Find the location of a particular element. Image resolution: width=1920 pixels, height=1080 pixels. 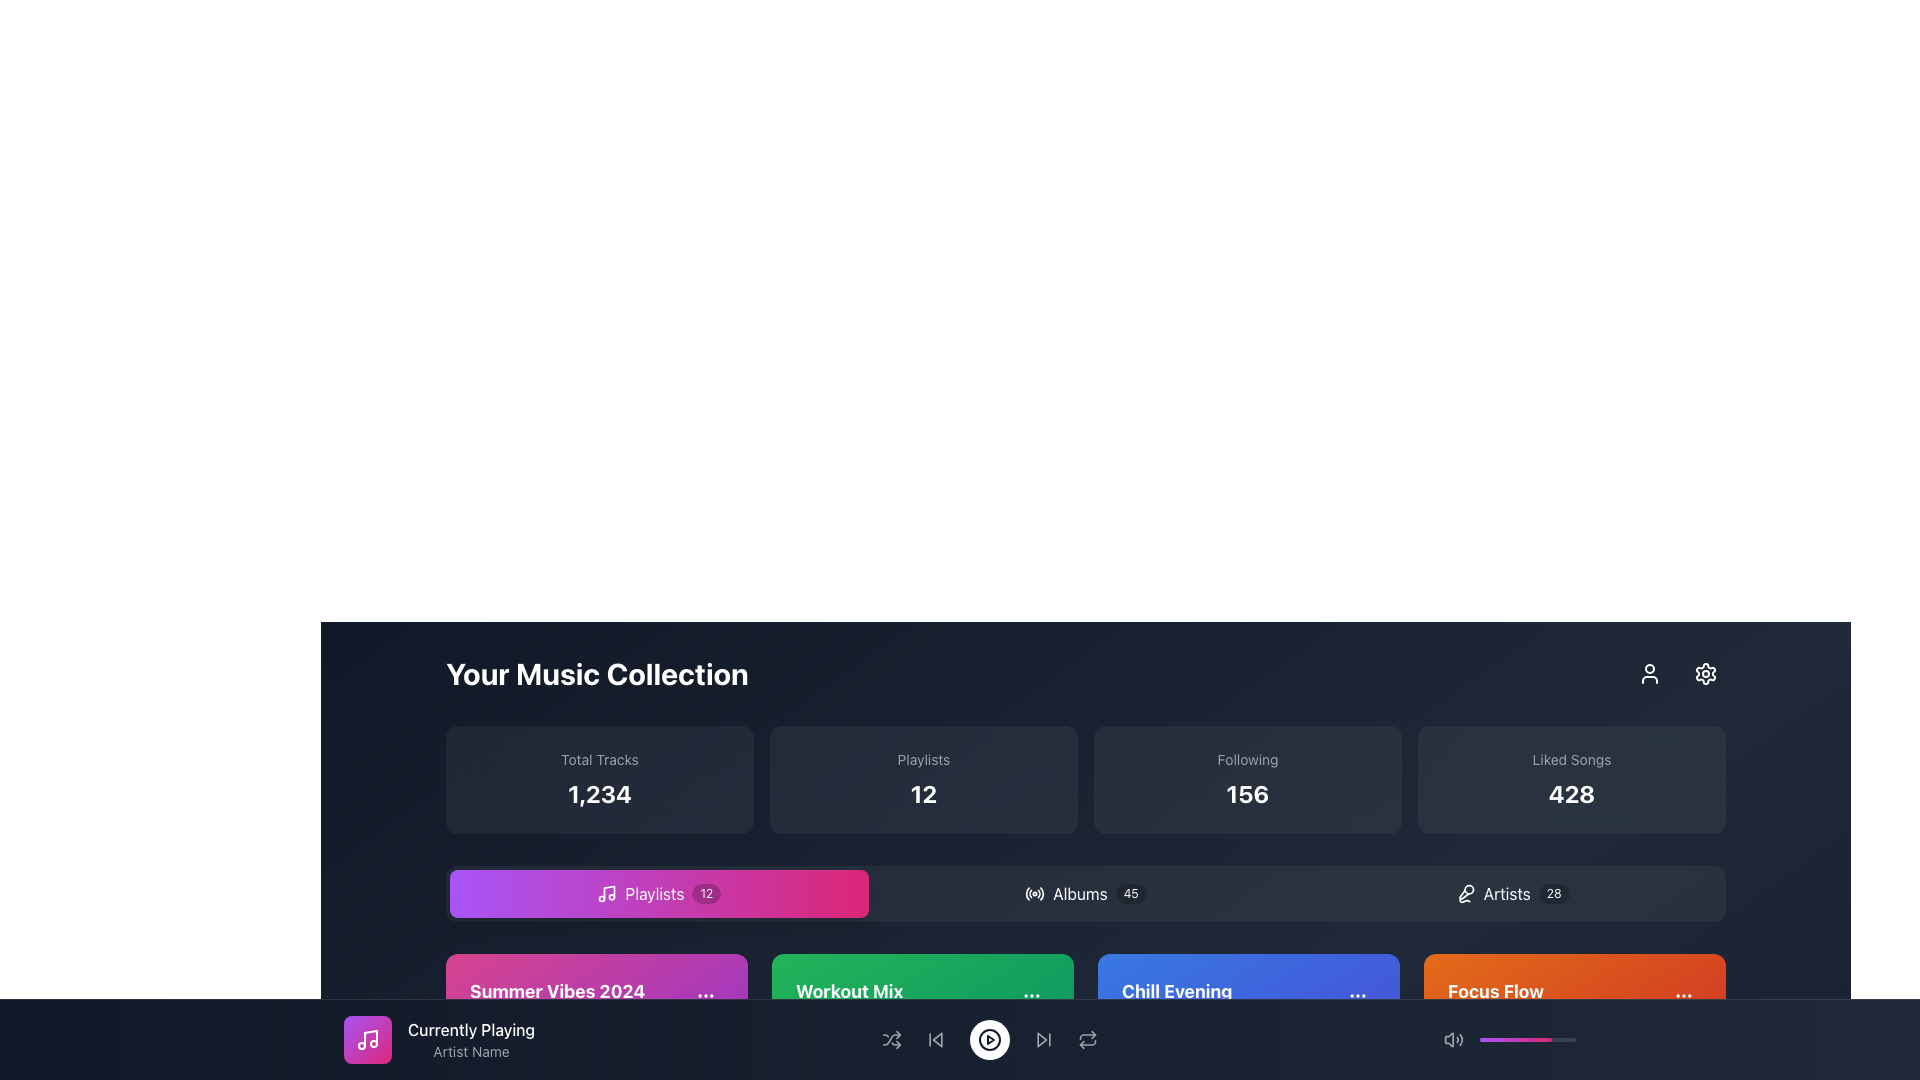

the Display badge, which is a rounded rectangle badge with a semi-transparent black background and white text displaying the number '12', located to the right of the 'Playlists' section is located at coordinates (706, 893).